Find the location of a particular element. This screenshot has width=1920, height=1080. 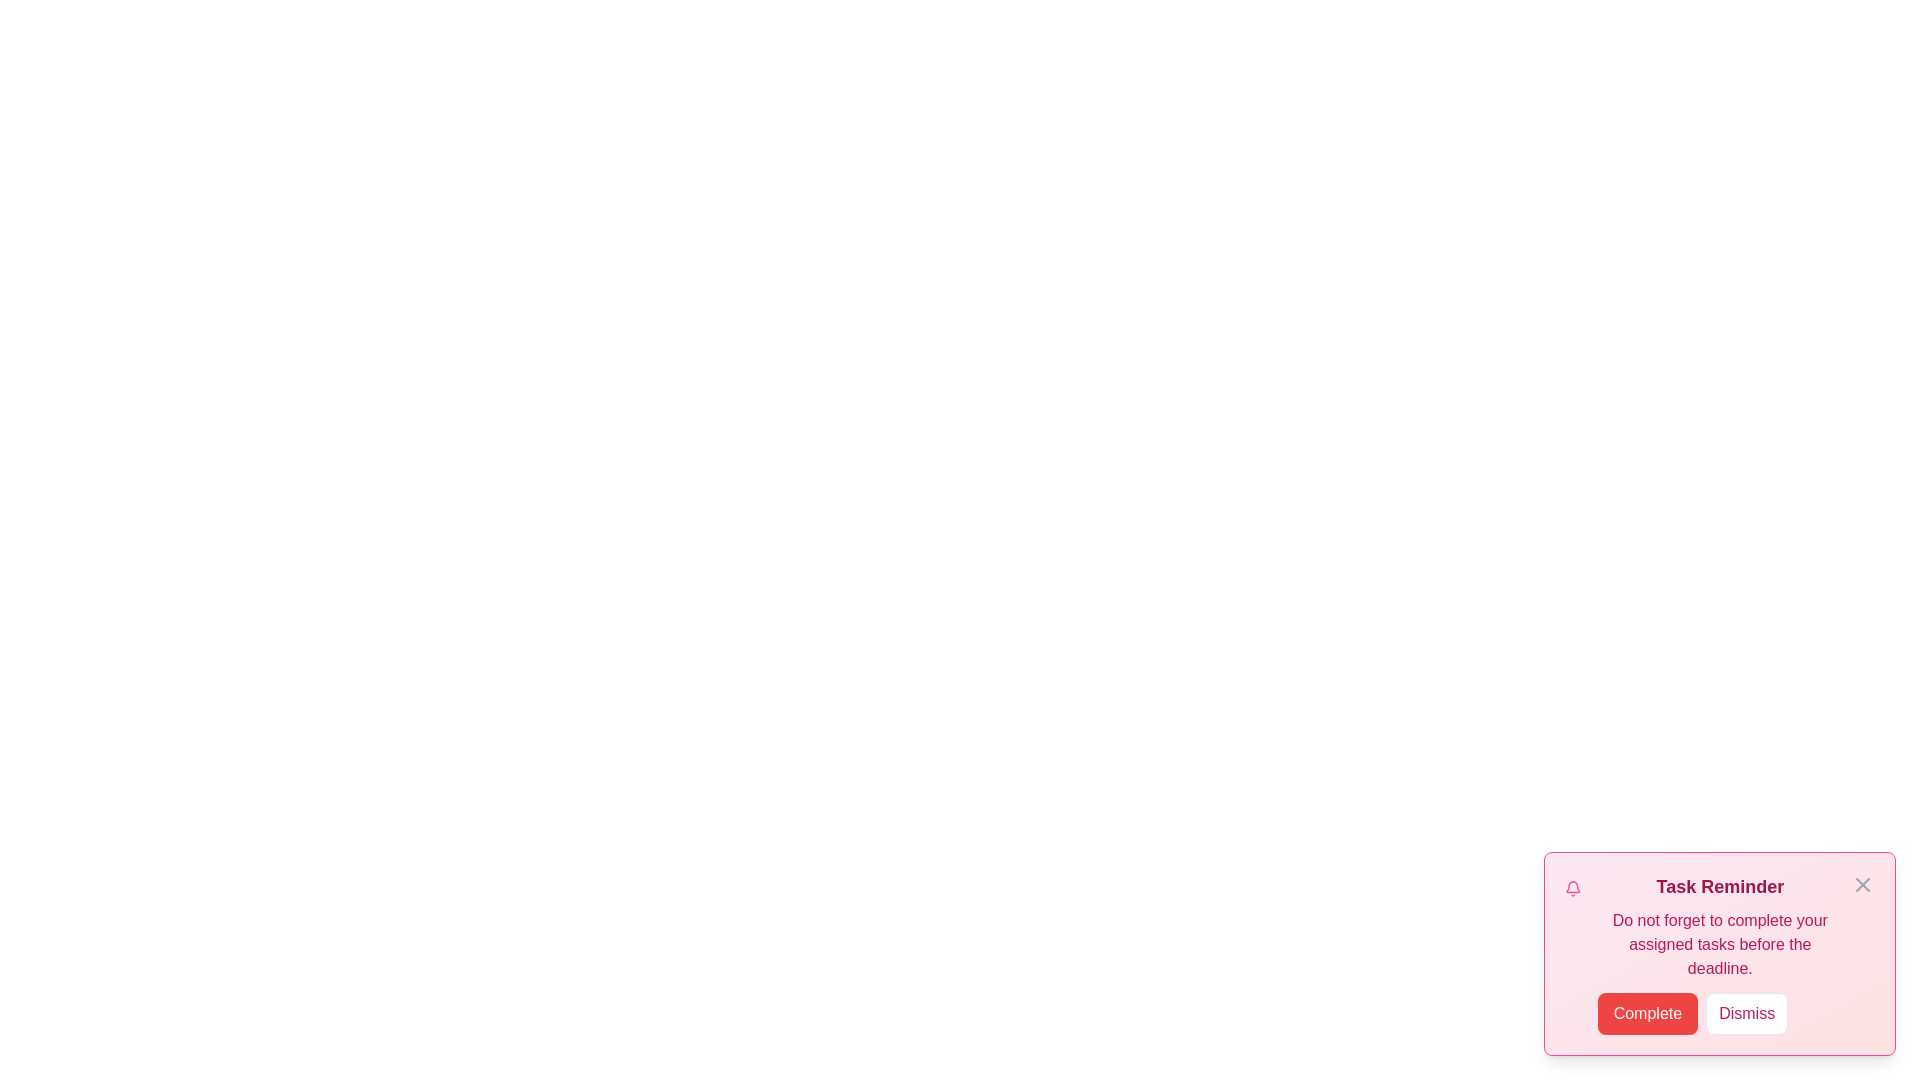

'Complete' button to mark the task as completed is located at coordinates (1647, 1014).